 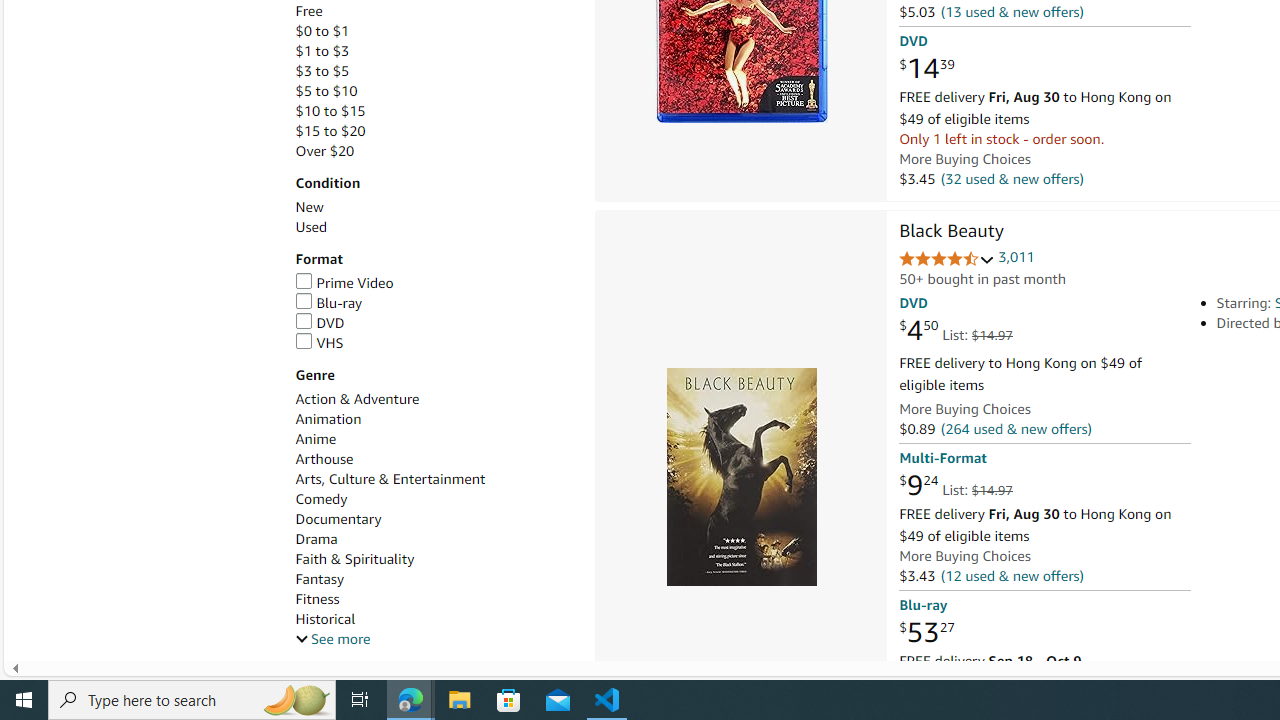 What do you see at coordinates (925, 632) in the screenshot?
I see `'$53.27'` at bounding box center [925, 632].